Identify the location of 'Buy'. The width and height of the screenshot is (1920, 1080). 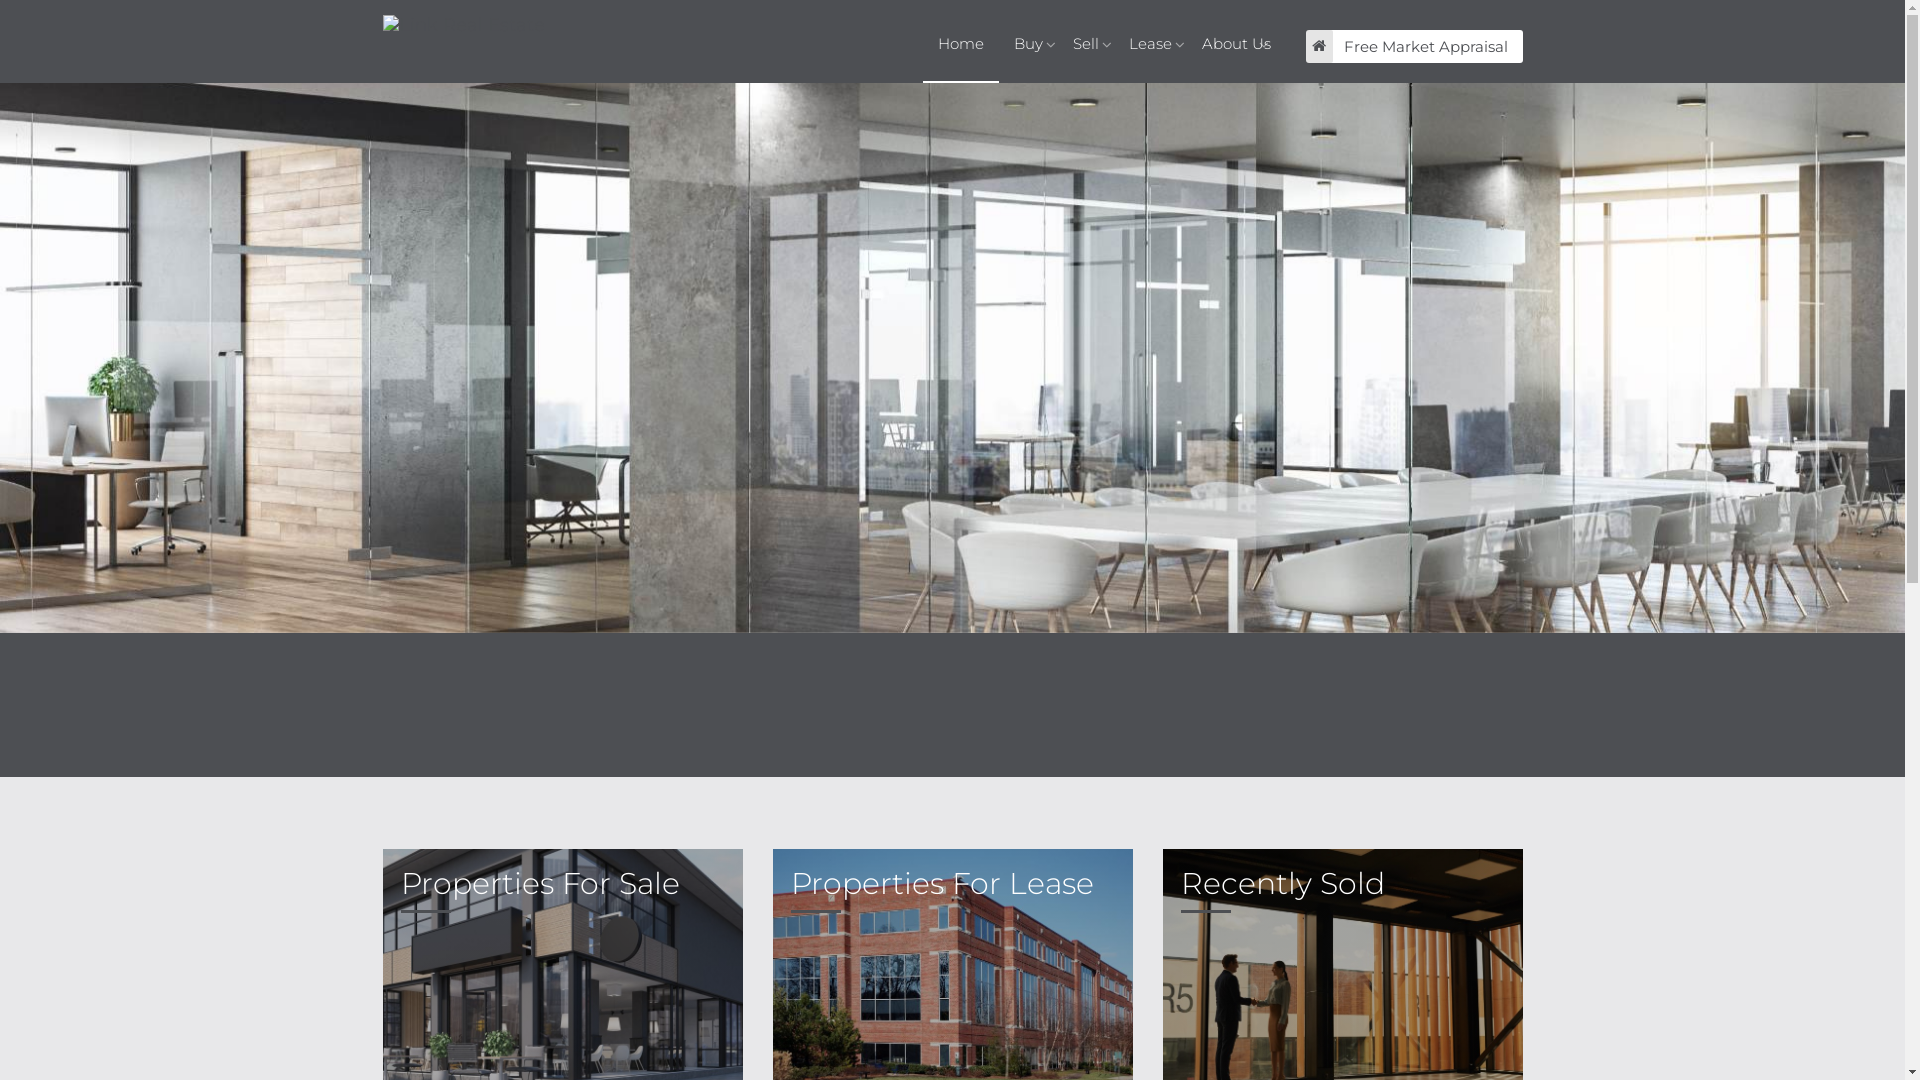
(998, 43).